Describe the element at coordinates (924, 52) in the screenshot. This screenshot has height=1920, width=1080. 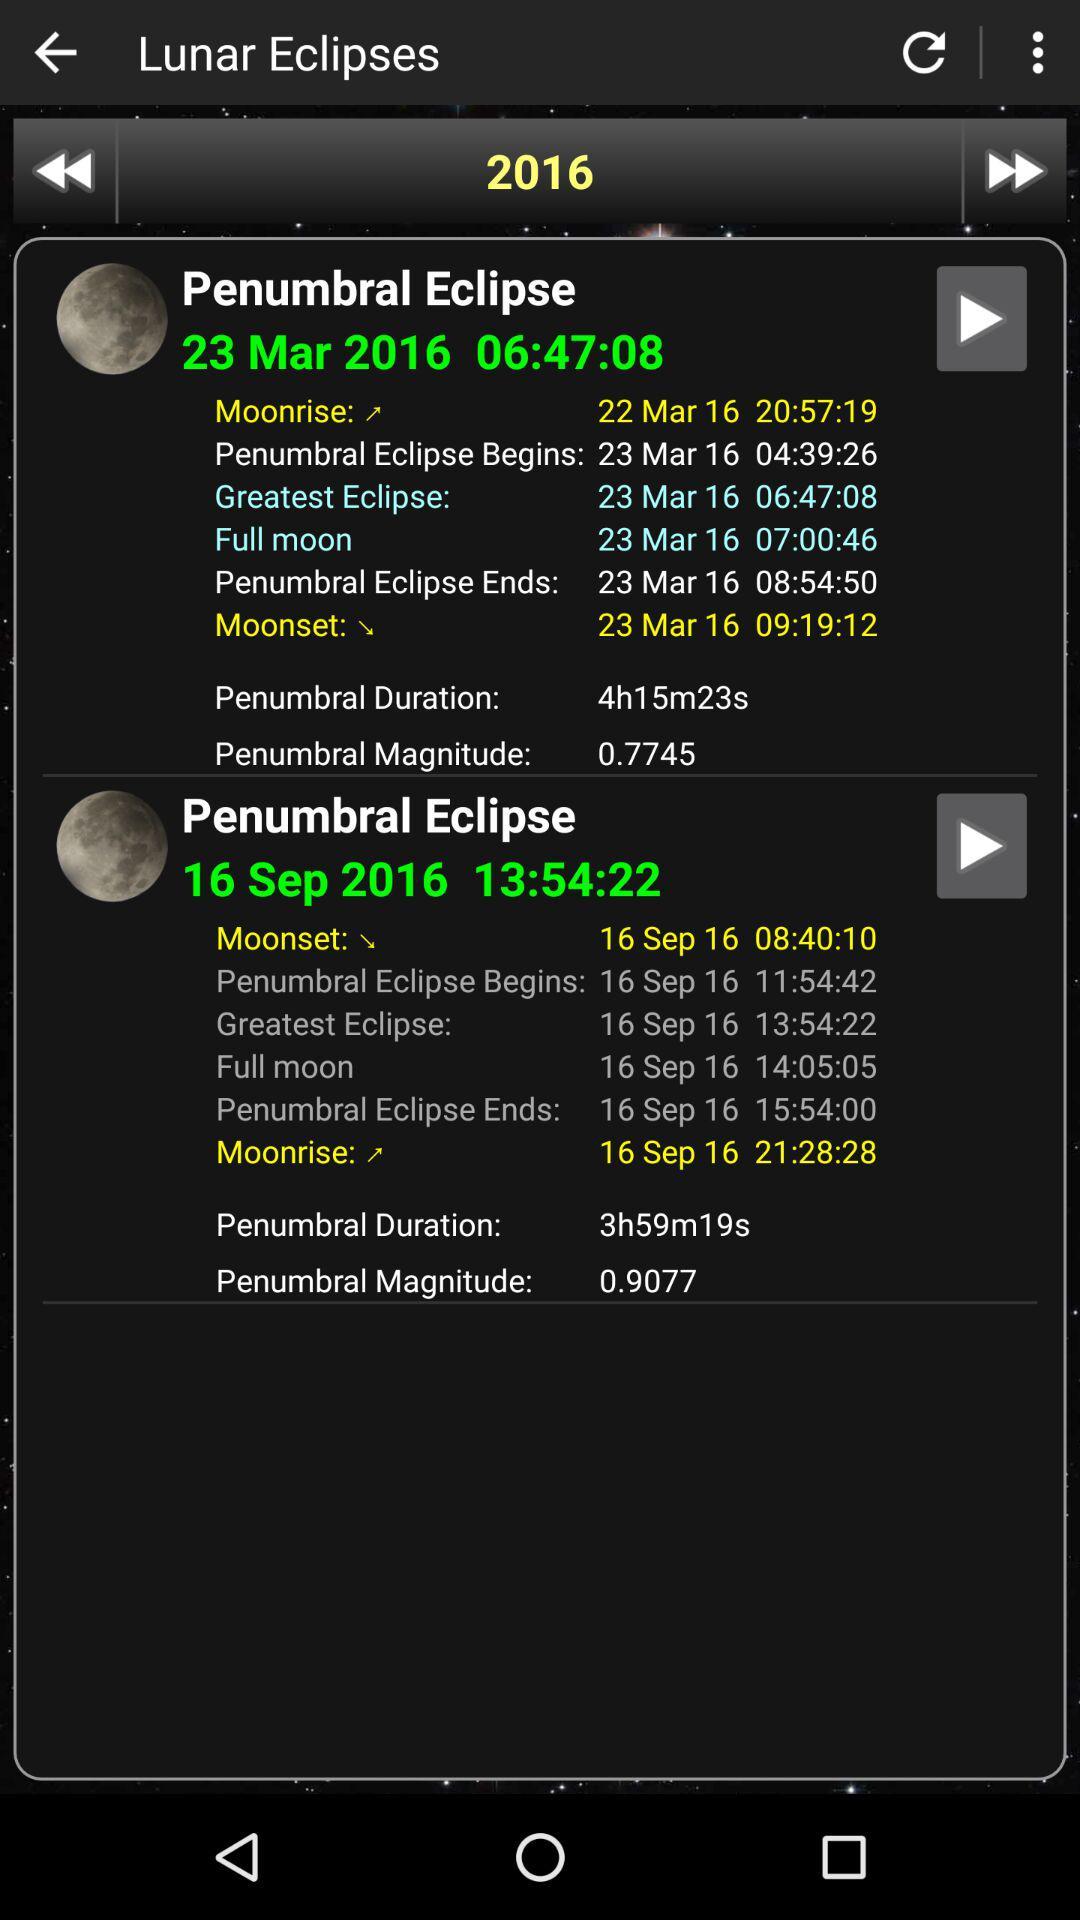
I see `refresh` at that location.